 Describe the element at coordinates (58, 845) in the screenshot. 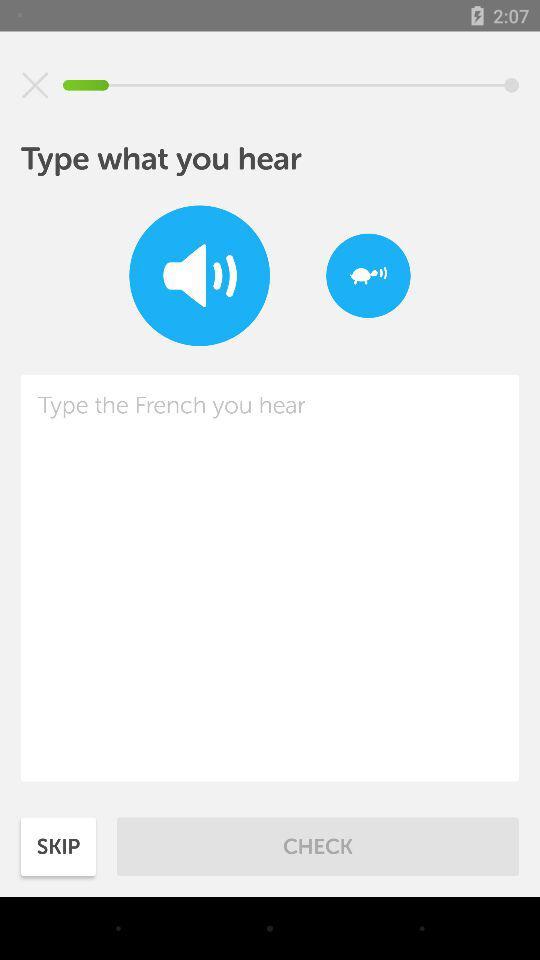

I see `the skip` at that location.